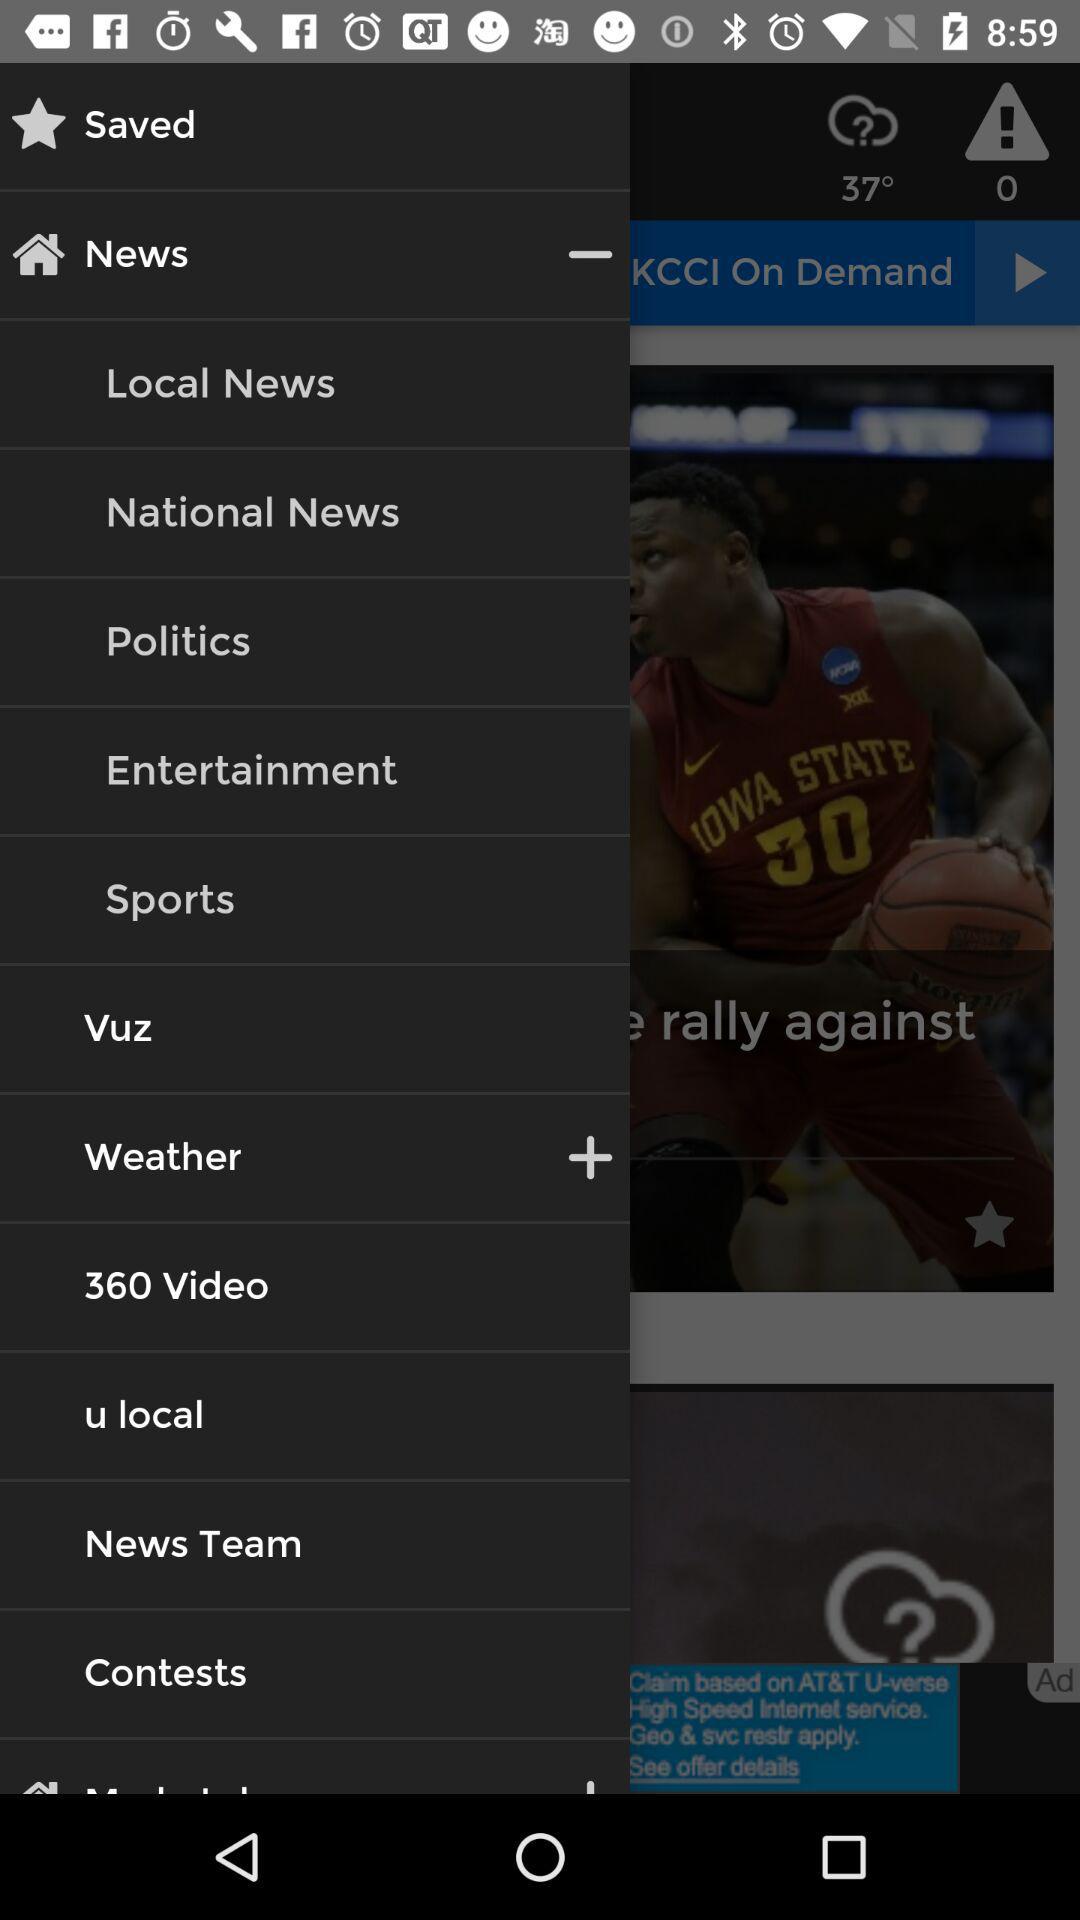 This screenshot has height=1920, width=1080. I want to click on the star icon, so click(72, 135).